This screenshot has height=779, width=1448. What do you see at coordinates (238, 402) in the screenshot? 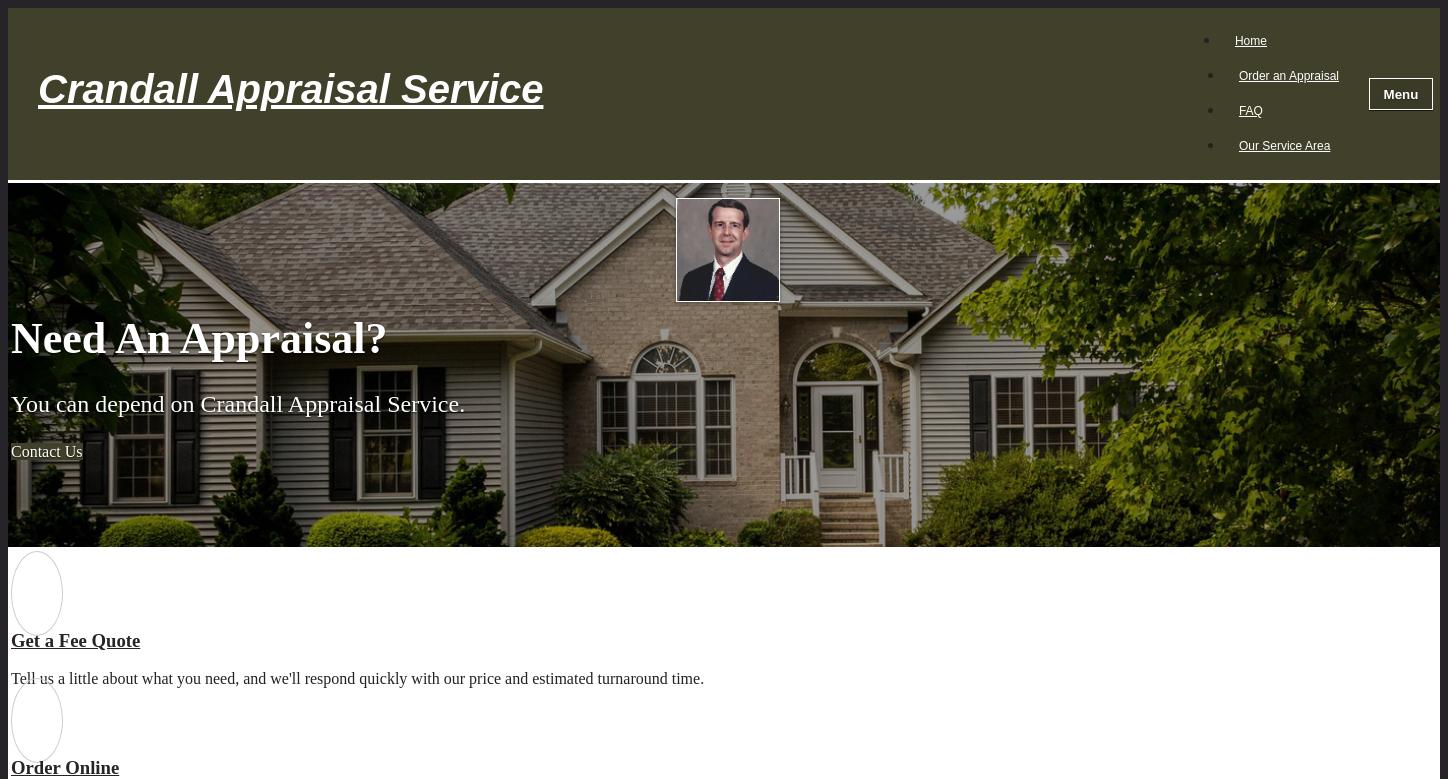
I see `'You can depend on Crandall Appraisal Service.'` at bounding box center [238, 402].